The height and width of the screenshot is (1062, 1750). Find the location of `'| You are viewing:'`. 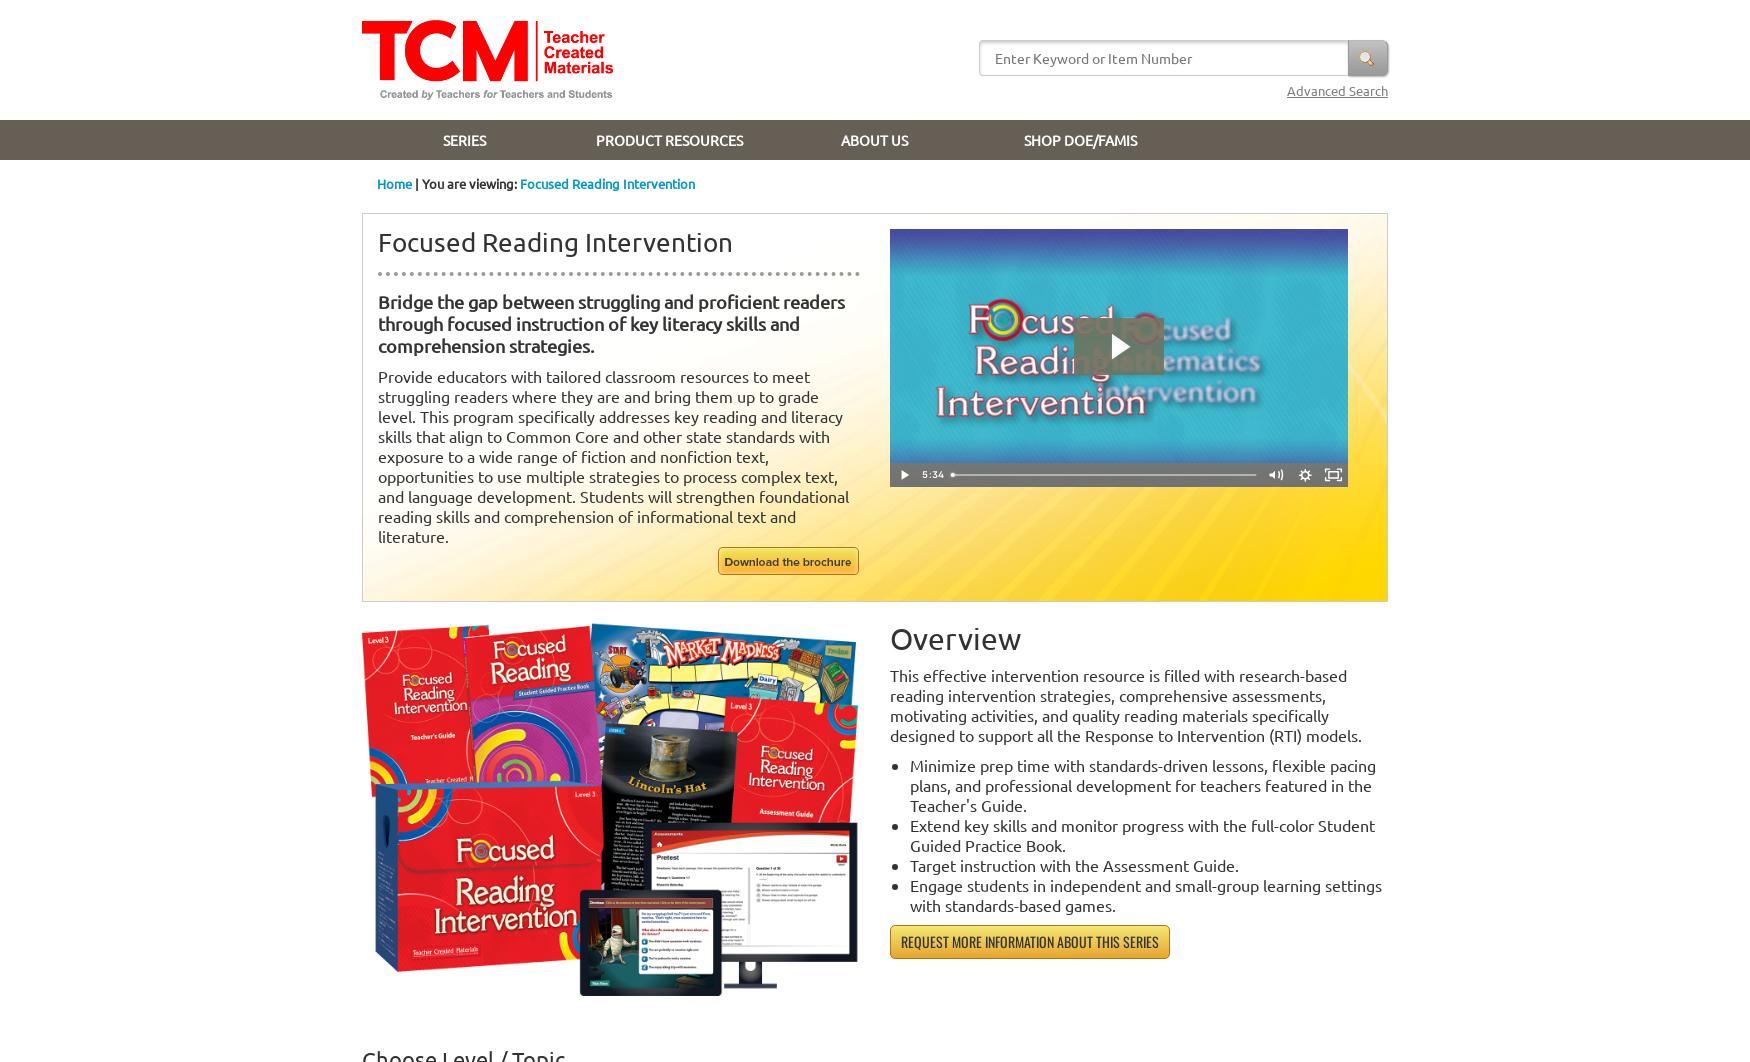

'| You are viewing:' is located at coordinates (466, 183).